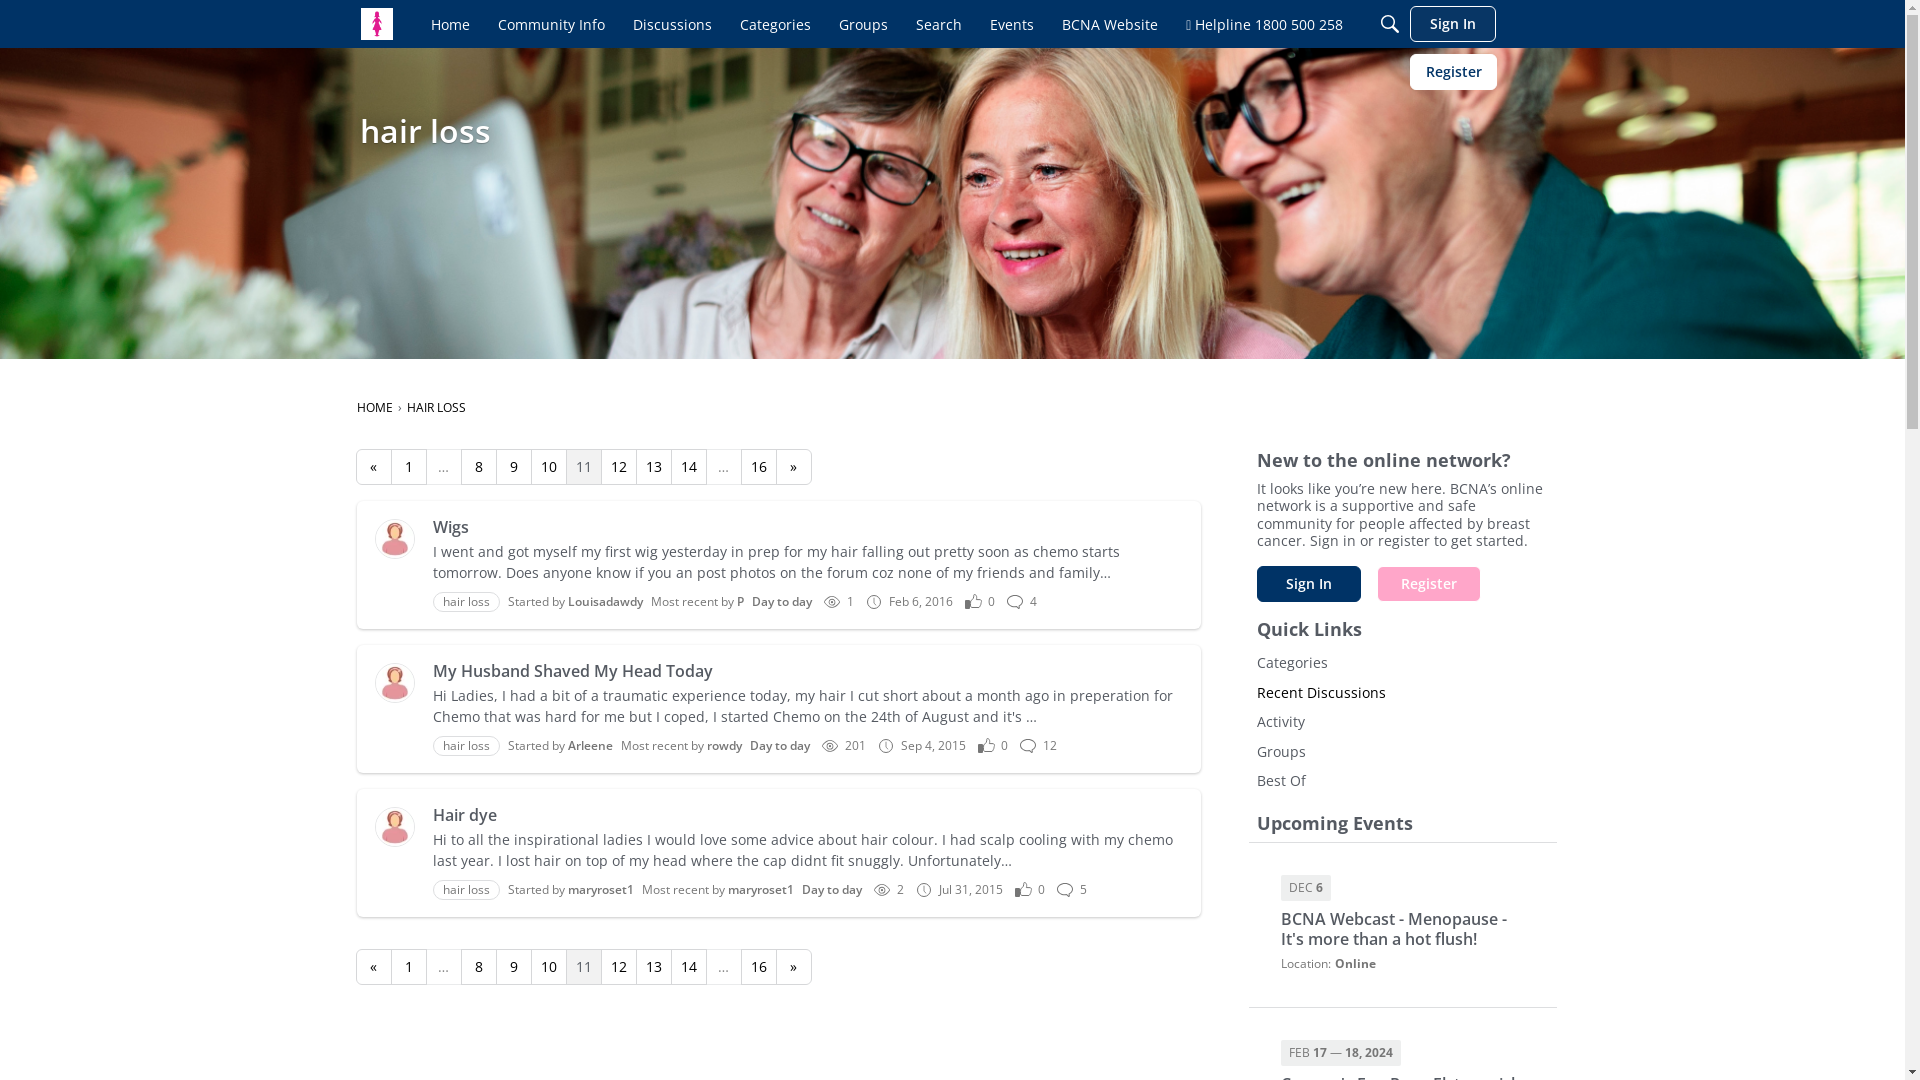 Image resolution: width=1920 pixels, height=1080 pixels. What do you see at coordinates (374, 406) in the screenshot?
I see `'HOME'` at bounding box center [374, 406].